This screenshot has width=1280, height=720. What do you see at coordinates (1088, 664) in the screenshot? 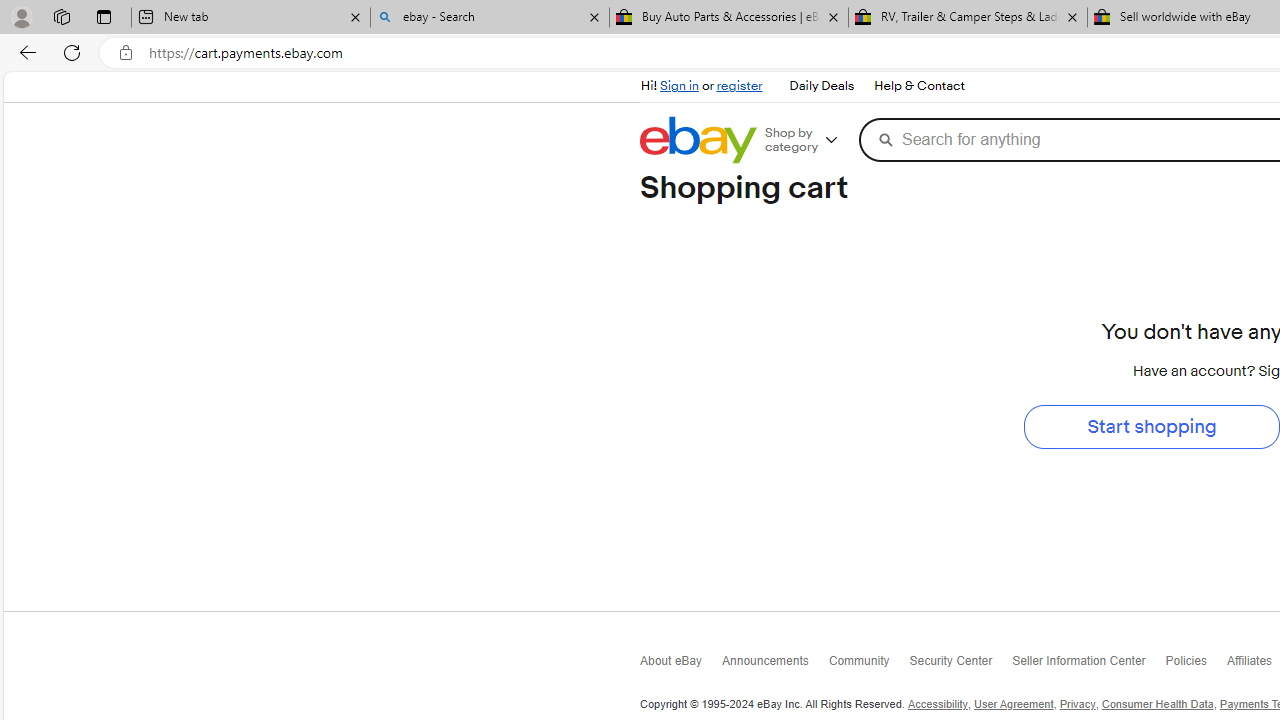
I see `'Seller Information Center'` at bounding box center [1088, 664].